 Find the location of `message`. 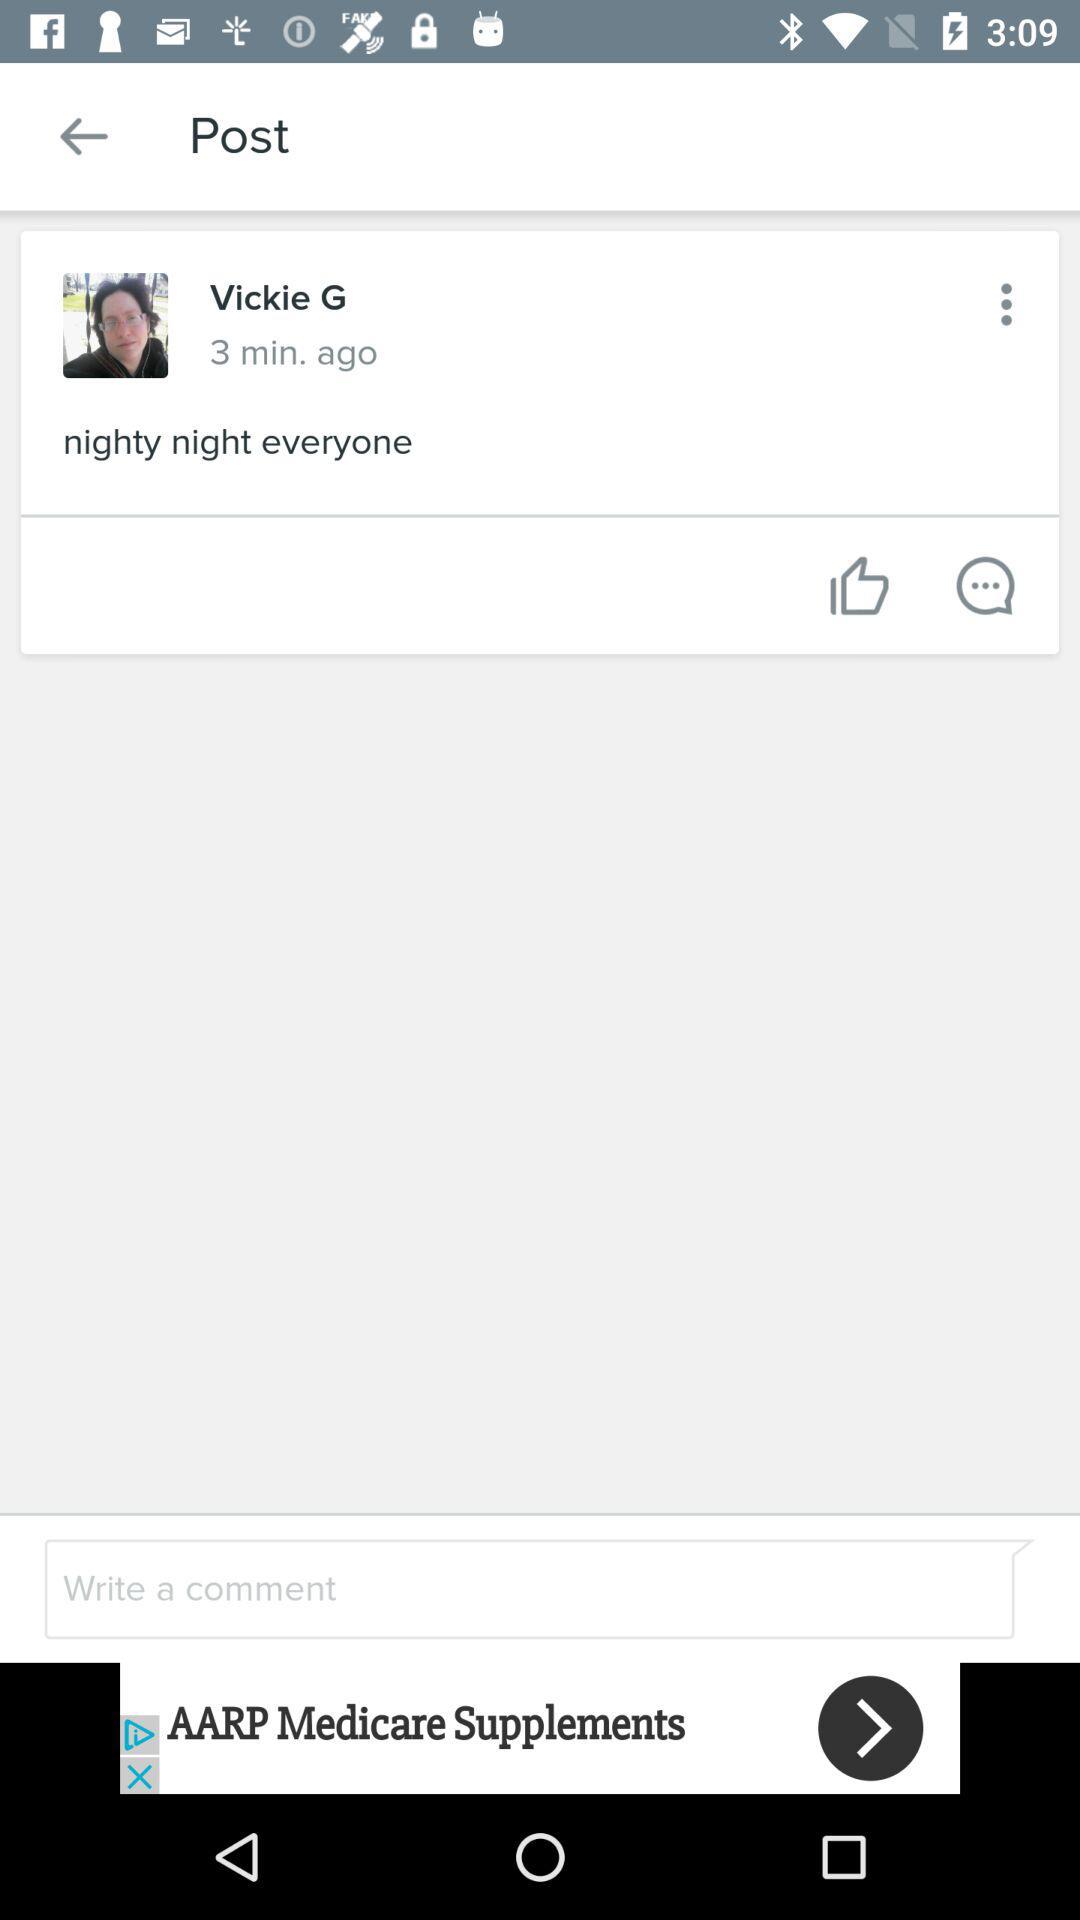

message is located at coordinates (984, 584).